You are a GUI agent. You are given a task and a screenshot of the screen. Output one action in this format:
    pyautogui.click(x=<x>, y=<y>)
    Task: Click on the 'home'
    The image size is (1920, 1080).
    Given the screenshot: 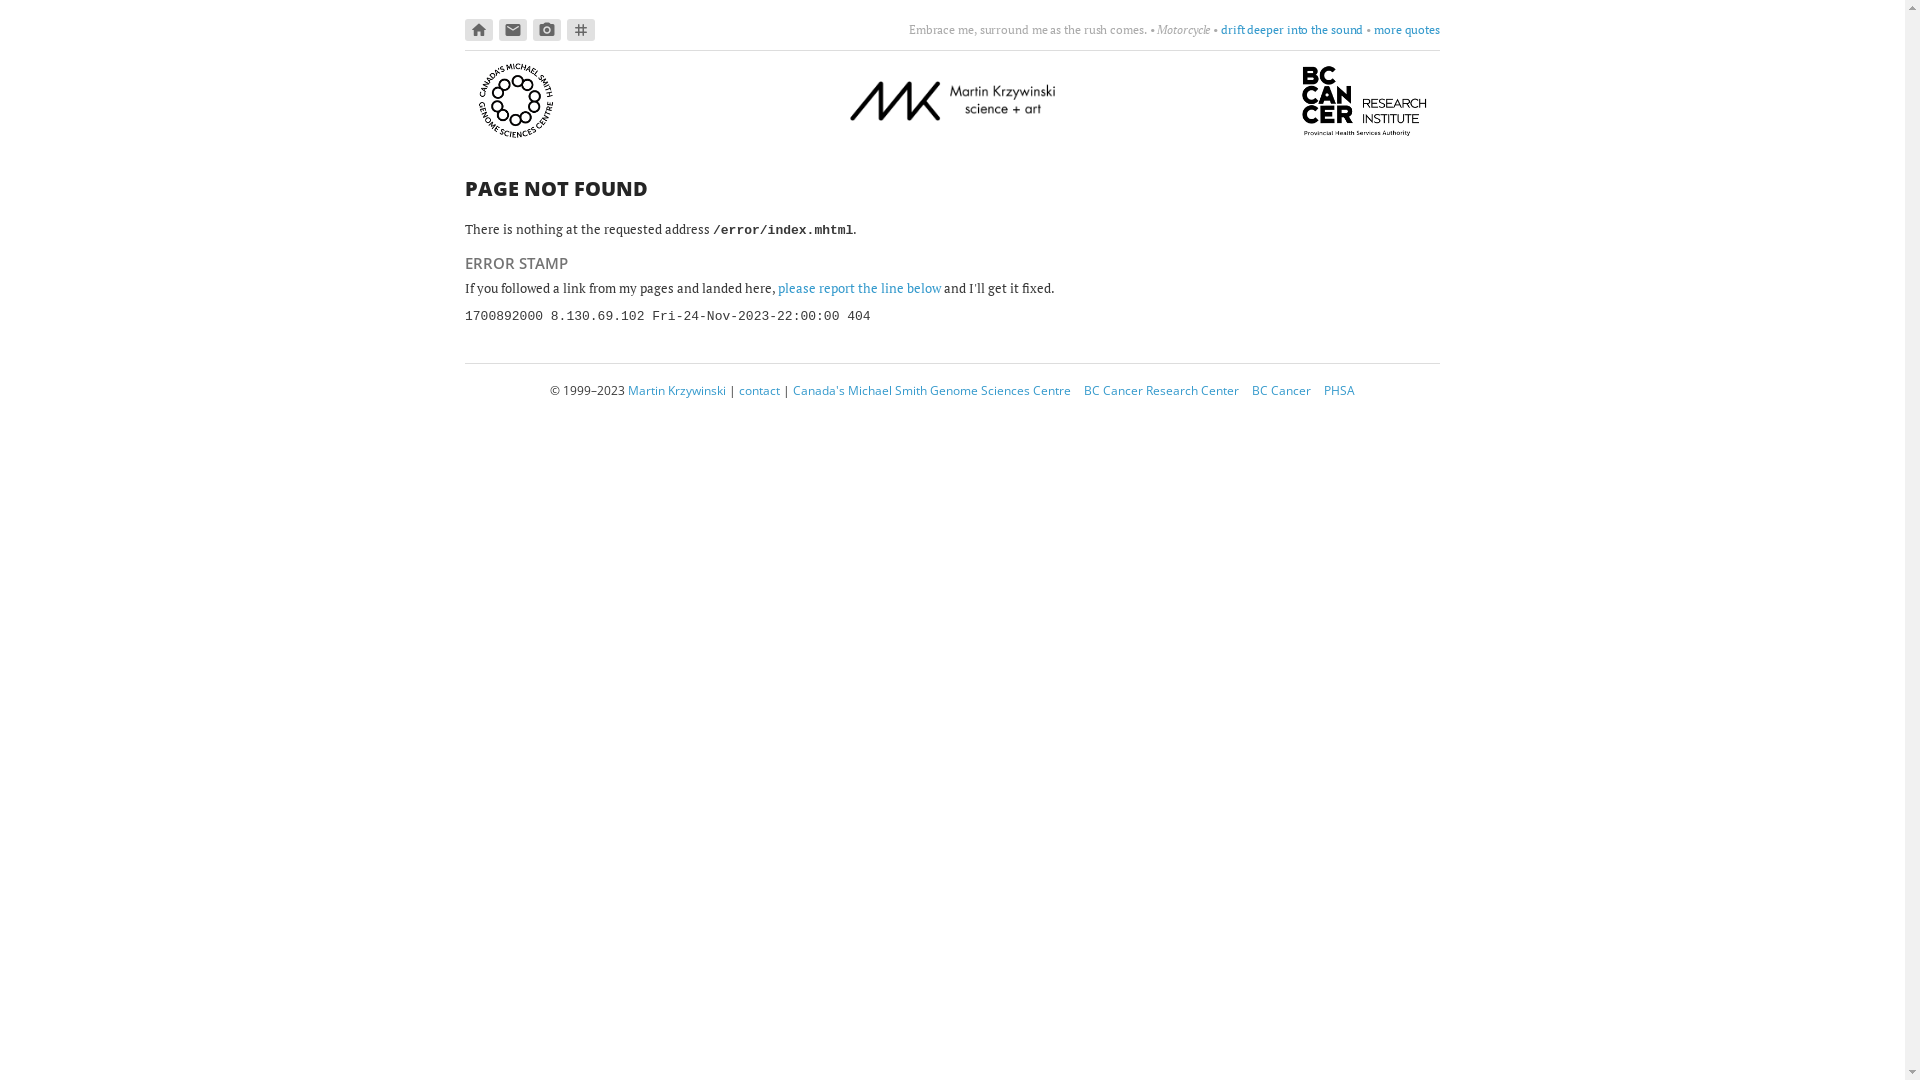 What is the action you would take?
    pyautogui.click(x=478, y=30)
    